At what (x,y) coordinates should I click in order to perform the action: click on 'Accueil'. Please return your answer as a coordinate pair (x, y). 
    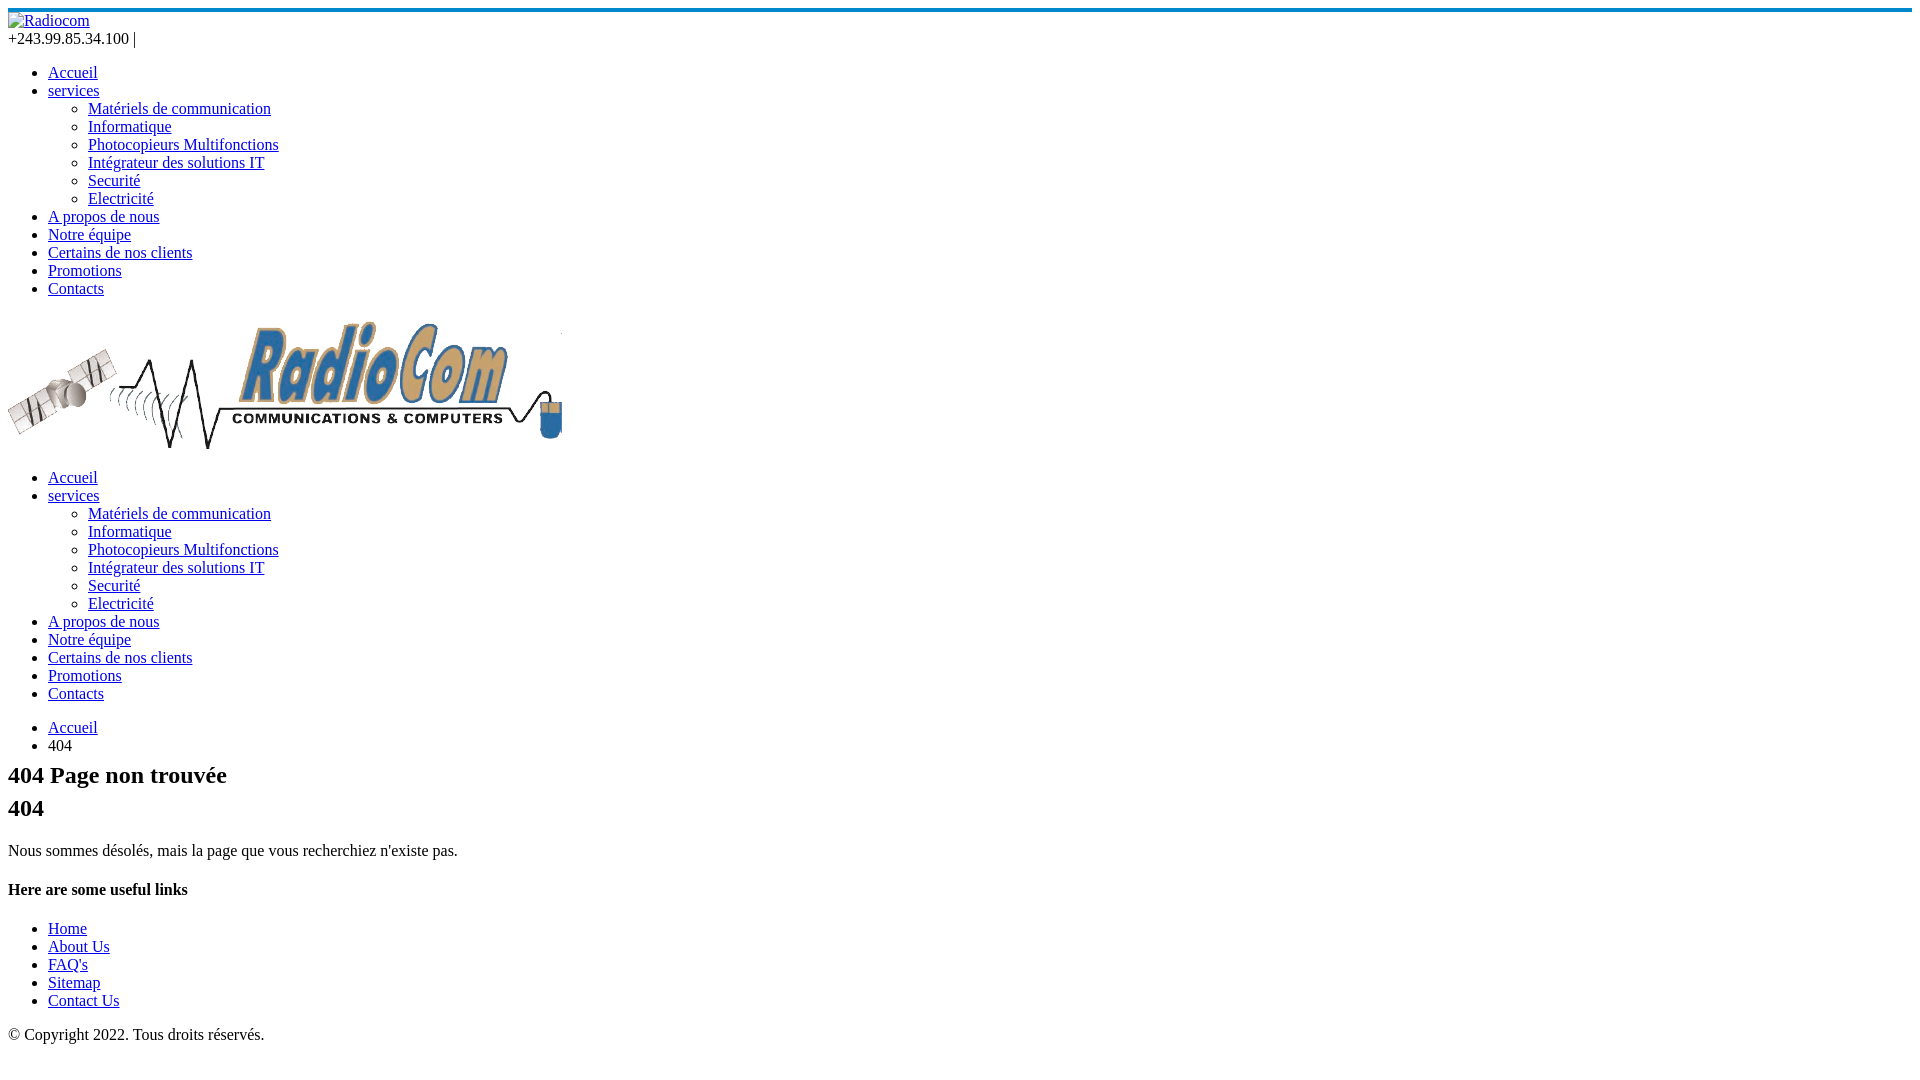
    Looking at the image, I should click on (72, 727).